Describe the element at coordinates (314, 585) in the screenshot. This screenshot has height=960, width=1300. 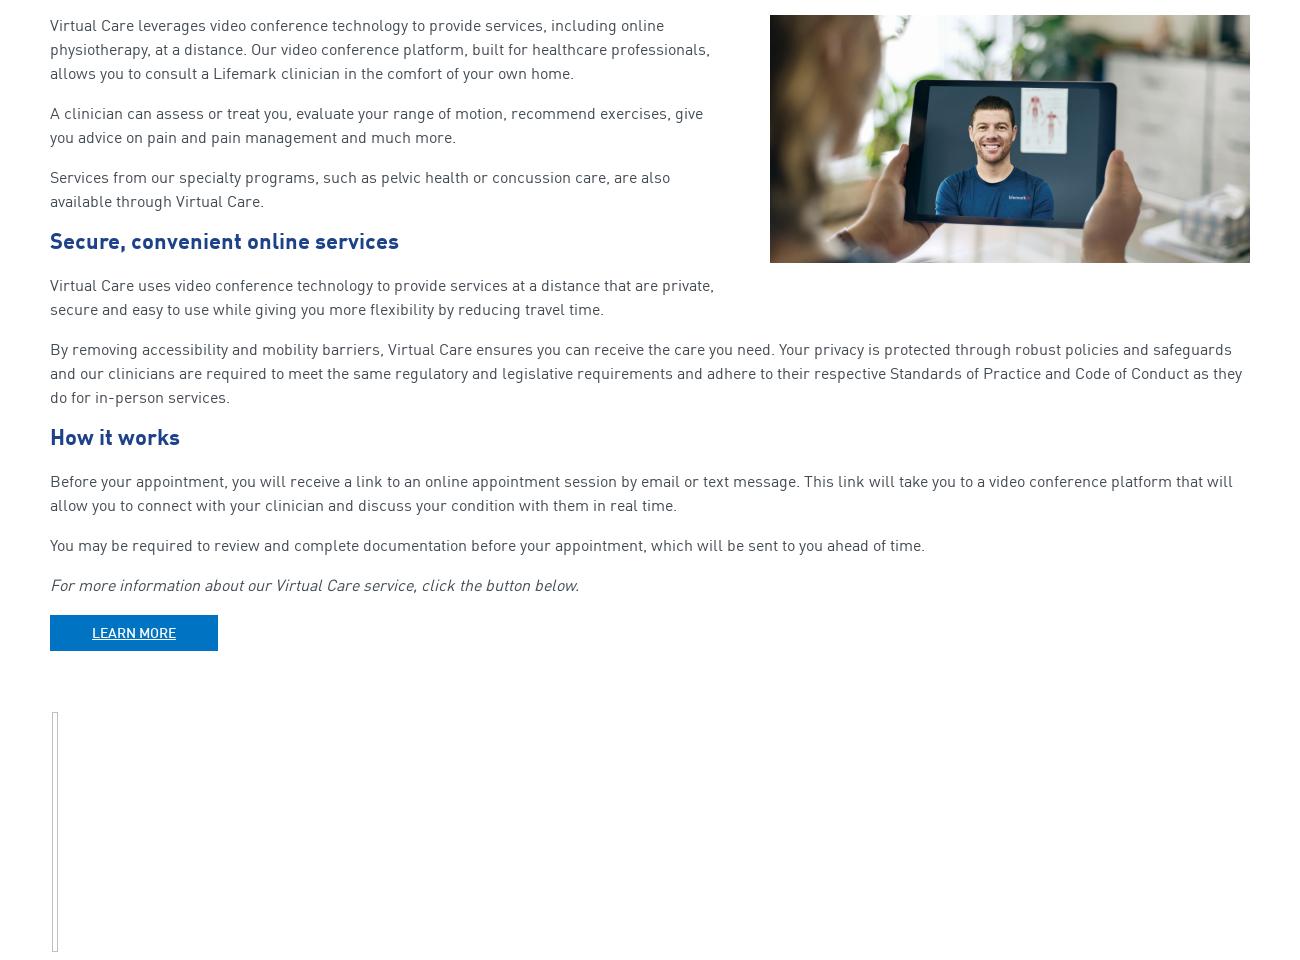
I see `'For more information about our Virtual Care service, click the button below.'` at that location.